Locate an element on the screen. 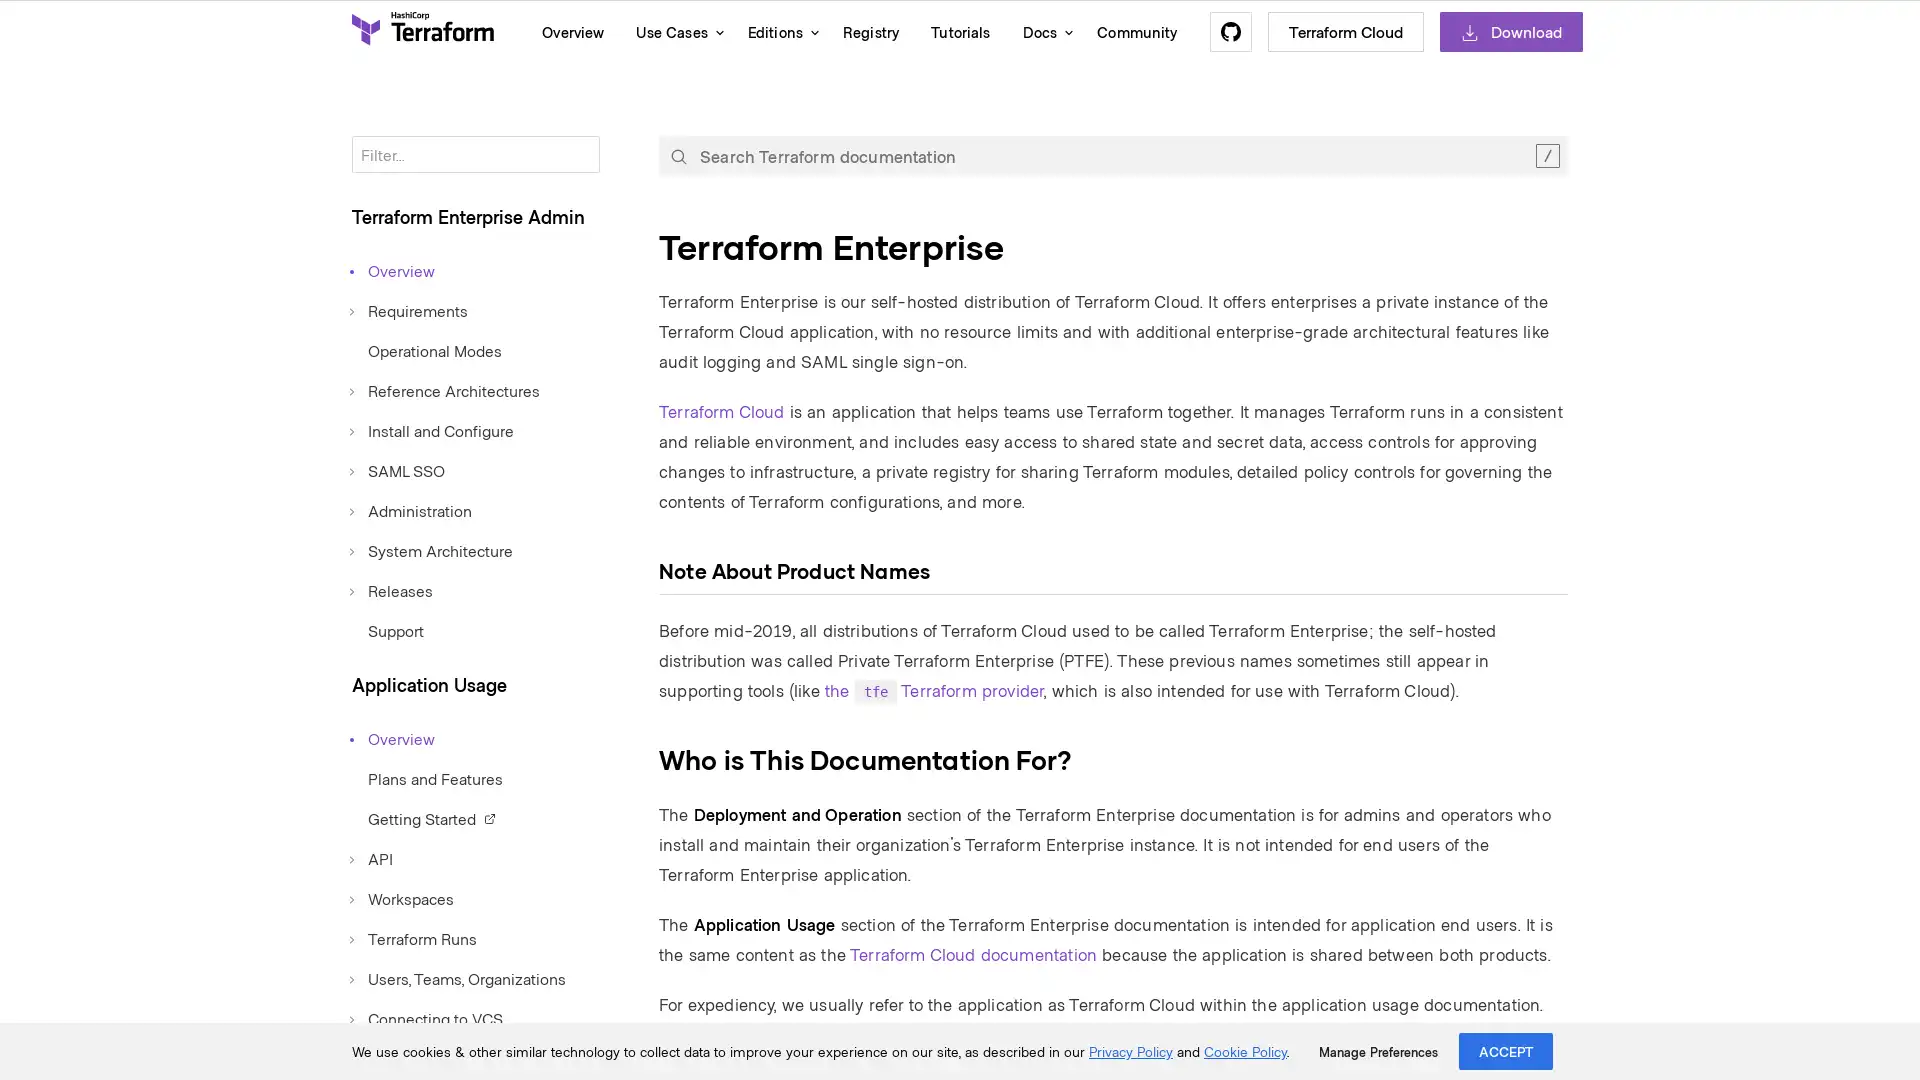  Administration is located at coordinates (411, 508).